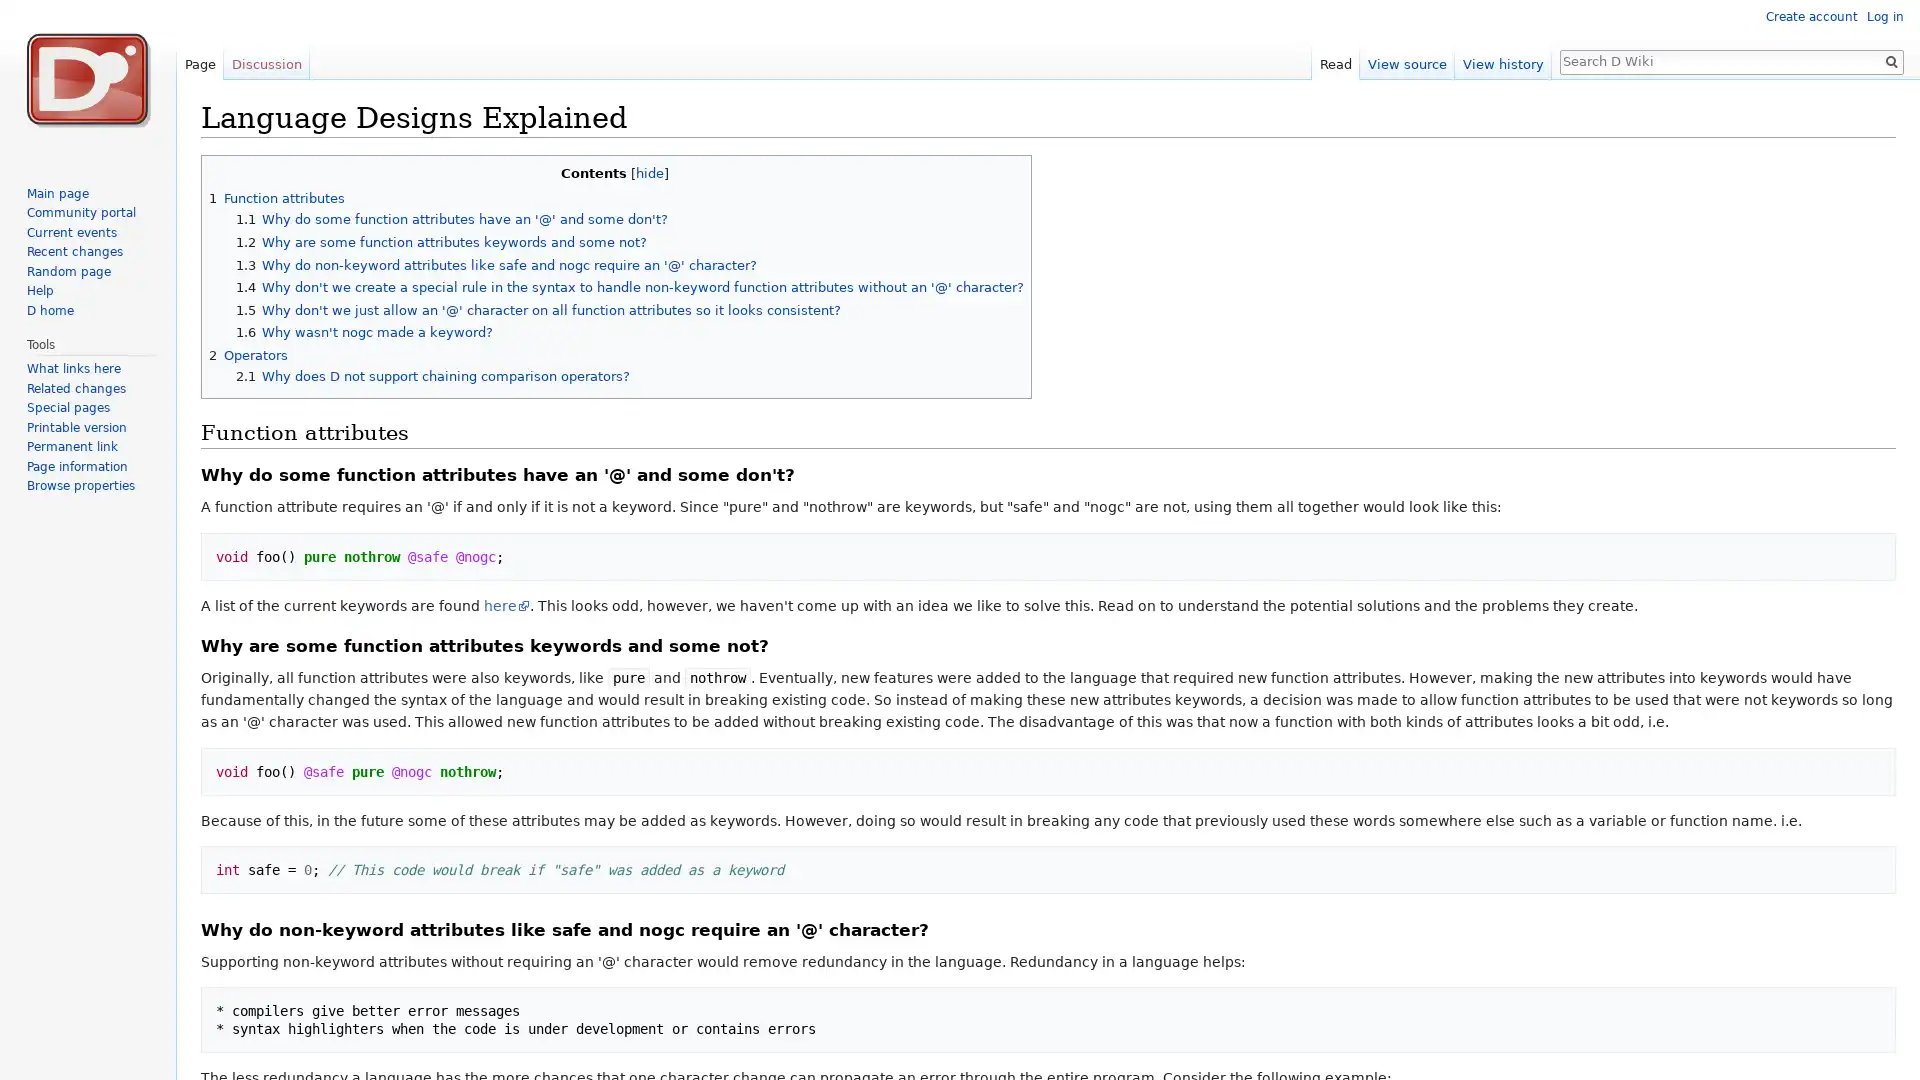 This screenshot has height=1080, width=1920. I want to click on hide, so click(648, 171).